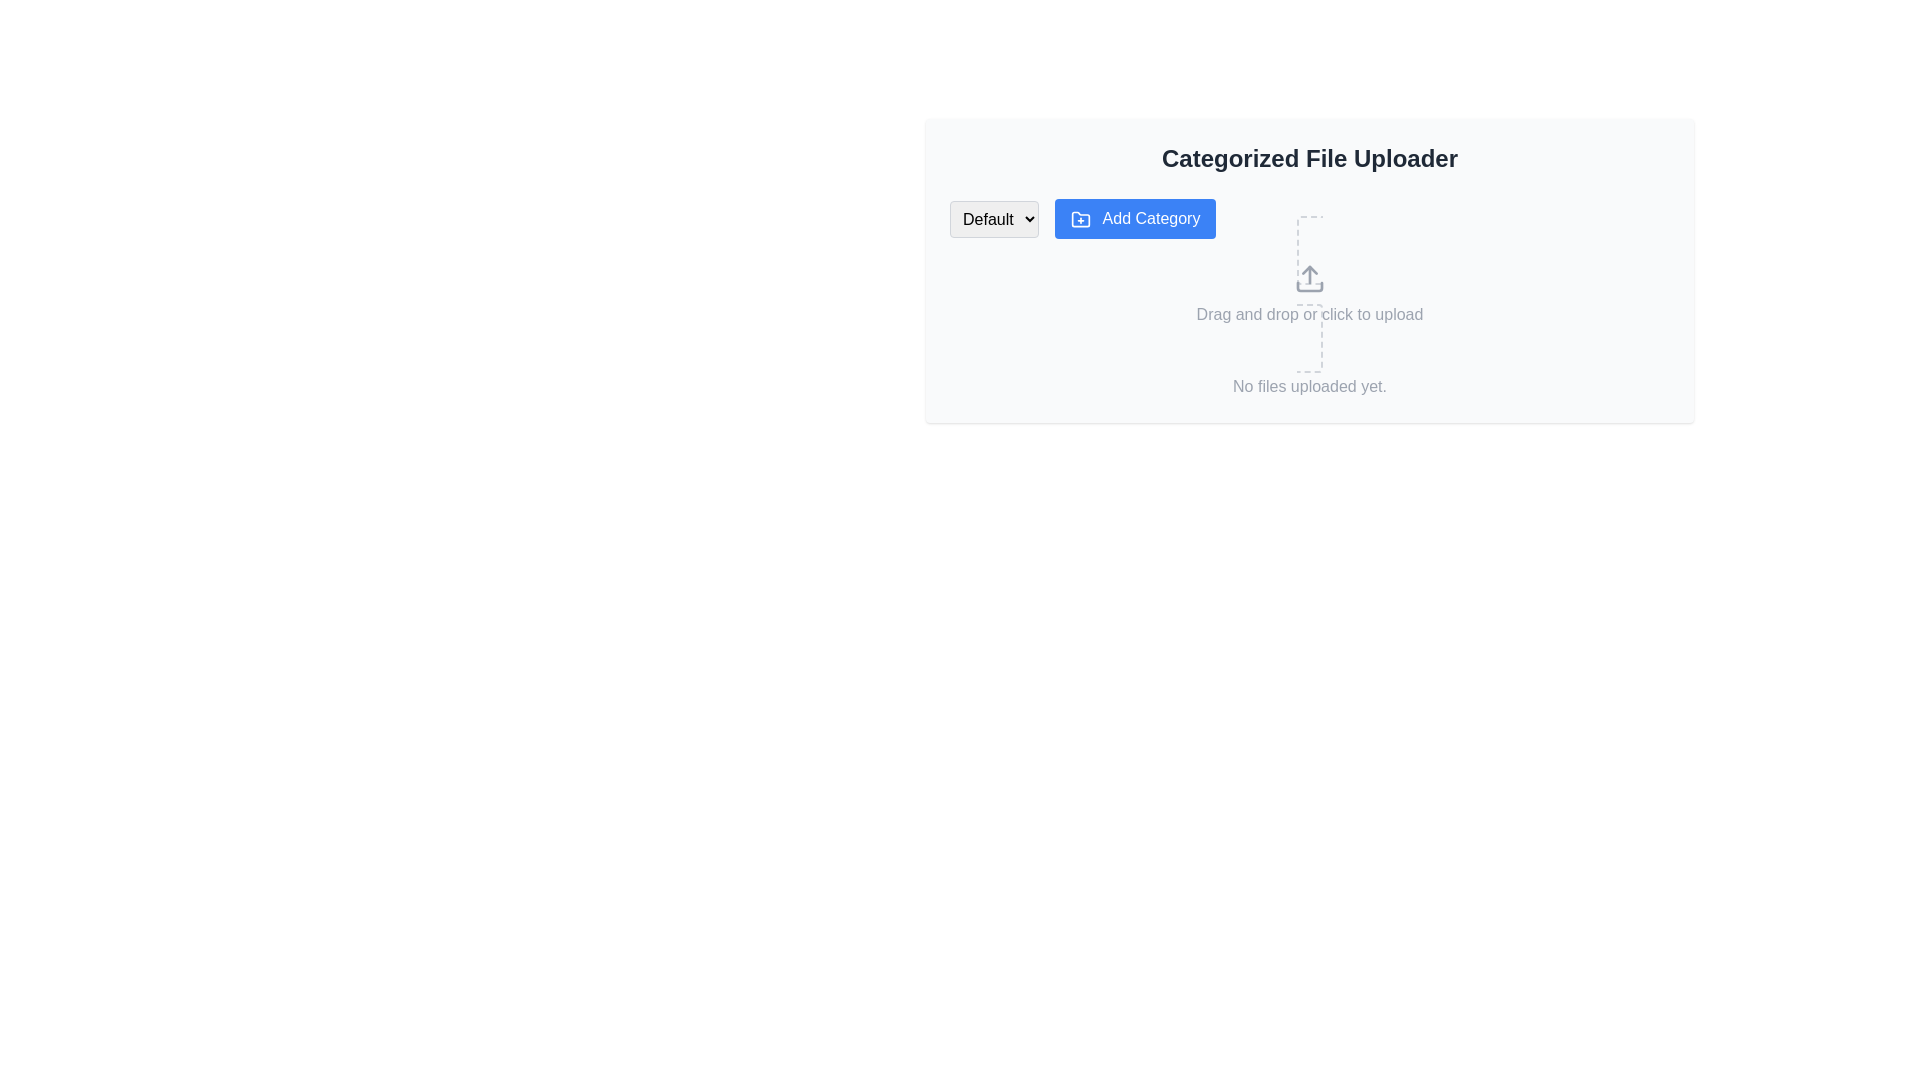 The width and height of the screenshot is (1920, 1080). What do you see at coordinates (1310, 278) in the screenshot?
I see `the upload icon, which is a small gray arrow pointing upwards inside a square with a dashed outline, to indicate a file upload interaction` at bounding box center [1310, 278].